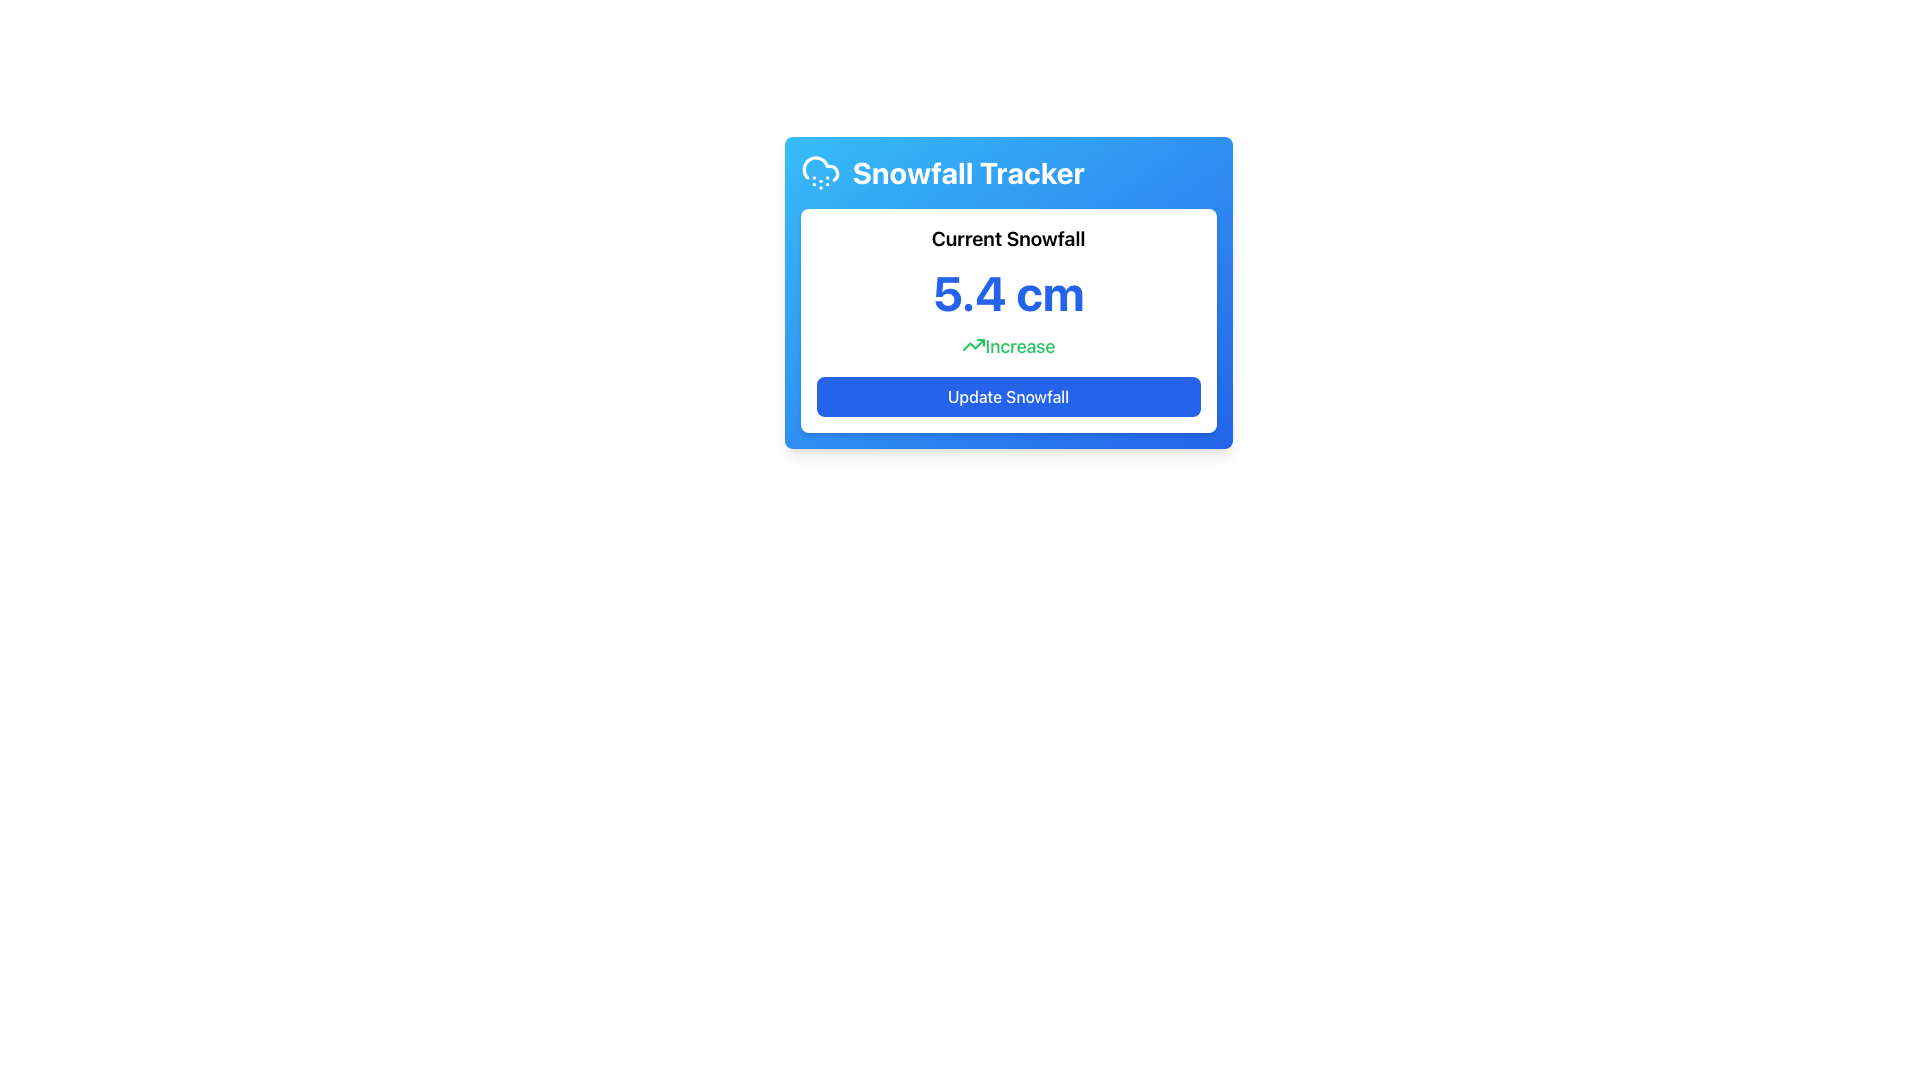  What do you see at coordinates (820, 172) in the screenshot?
I see `the white cloud icon representing snowfall, which is located in the header section of the 'Snowfall Tracker' widget, to the left of the 'Snowfall Tracker' text` at bounding box center [820, 172].